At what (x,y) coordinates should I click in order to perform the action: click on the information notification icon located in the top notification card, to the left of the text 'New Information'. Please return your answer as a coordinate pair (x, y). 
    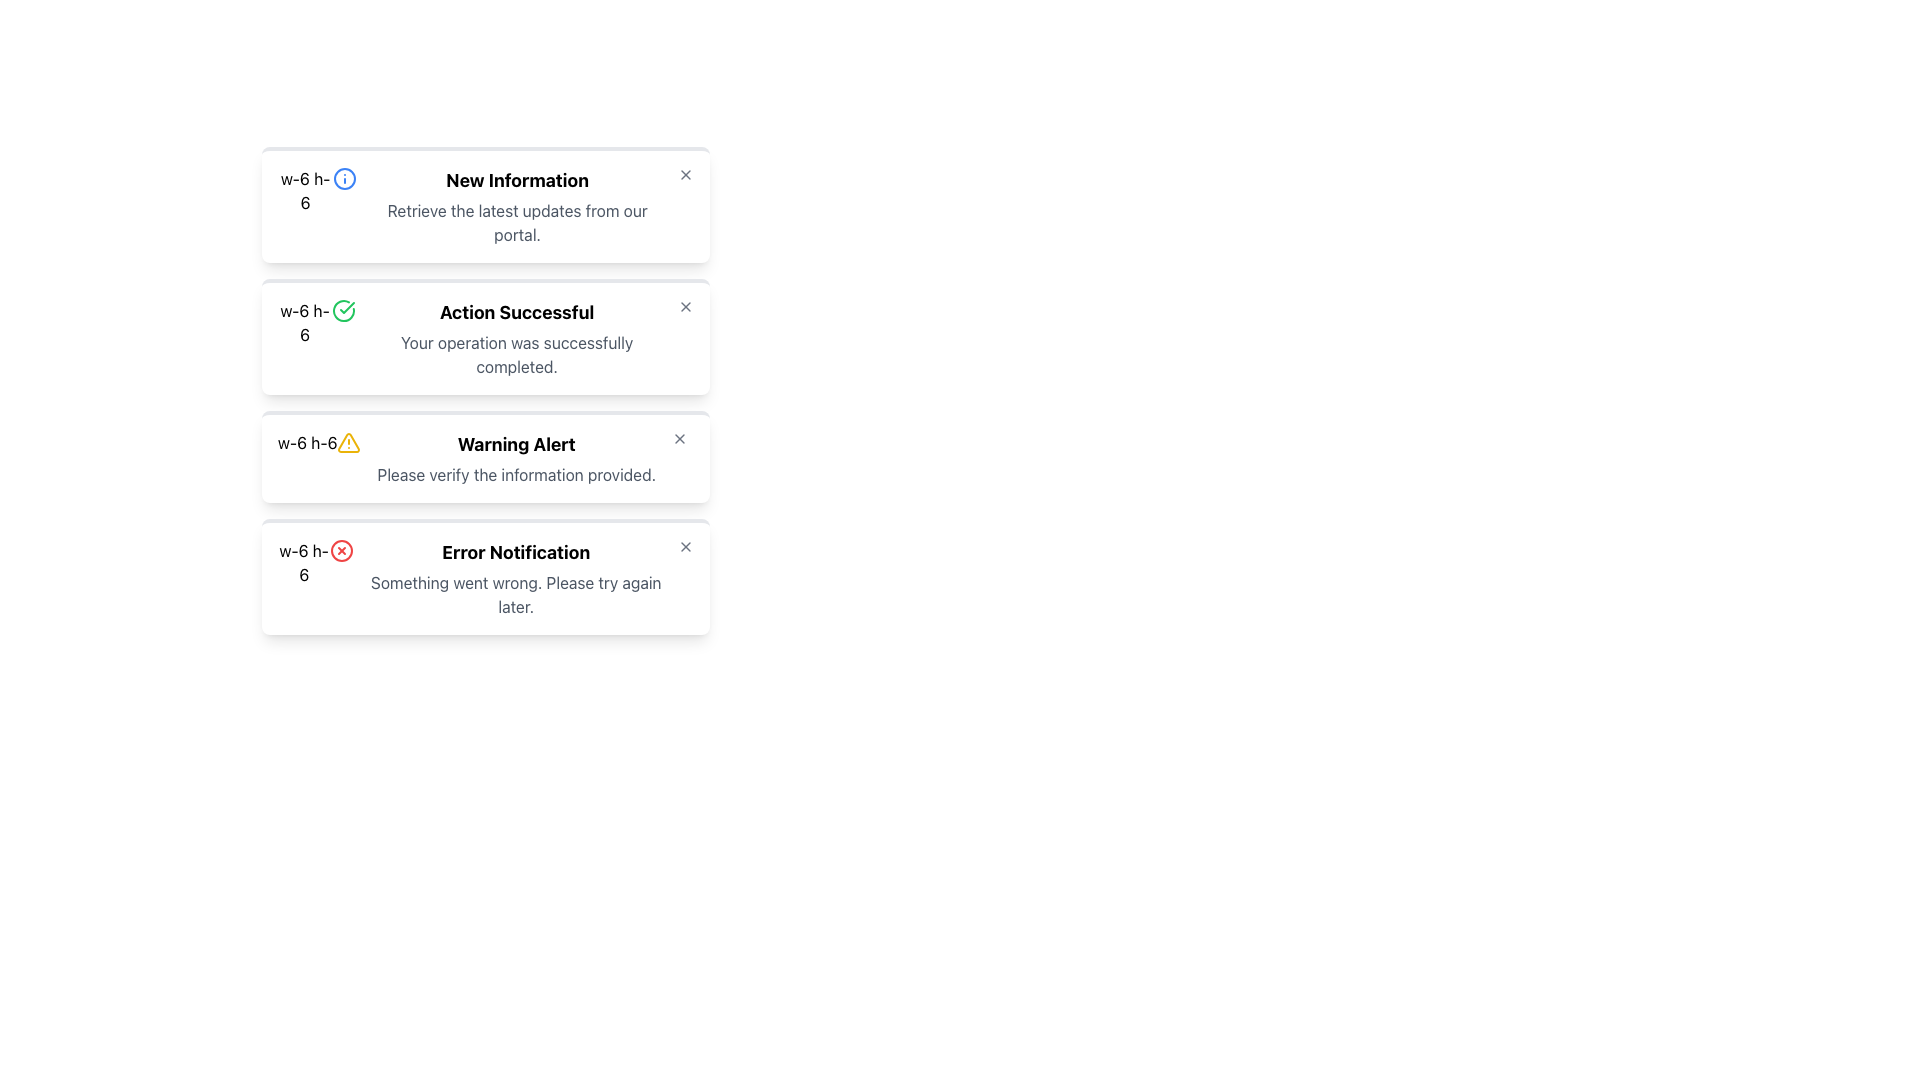
    Looking at the image, I should click on (345, 177).